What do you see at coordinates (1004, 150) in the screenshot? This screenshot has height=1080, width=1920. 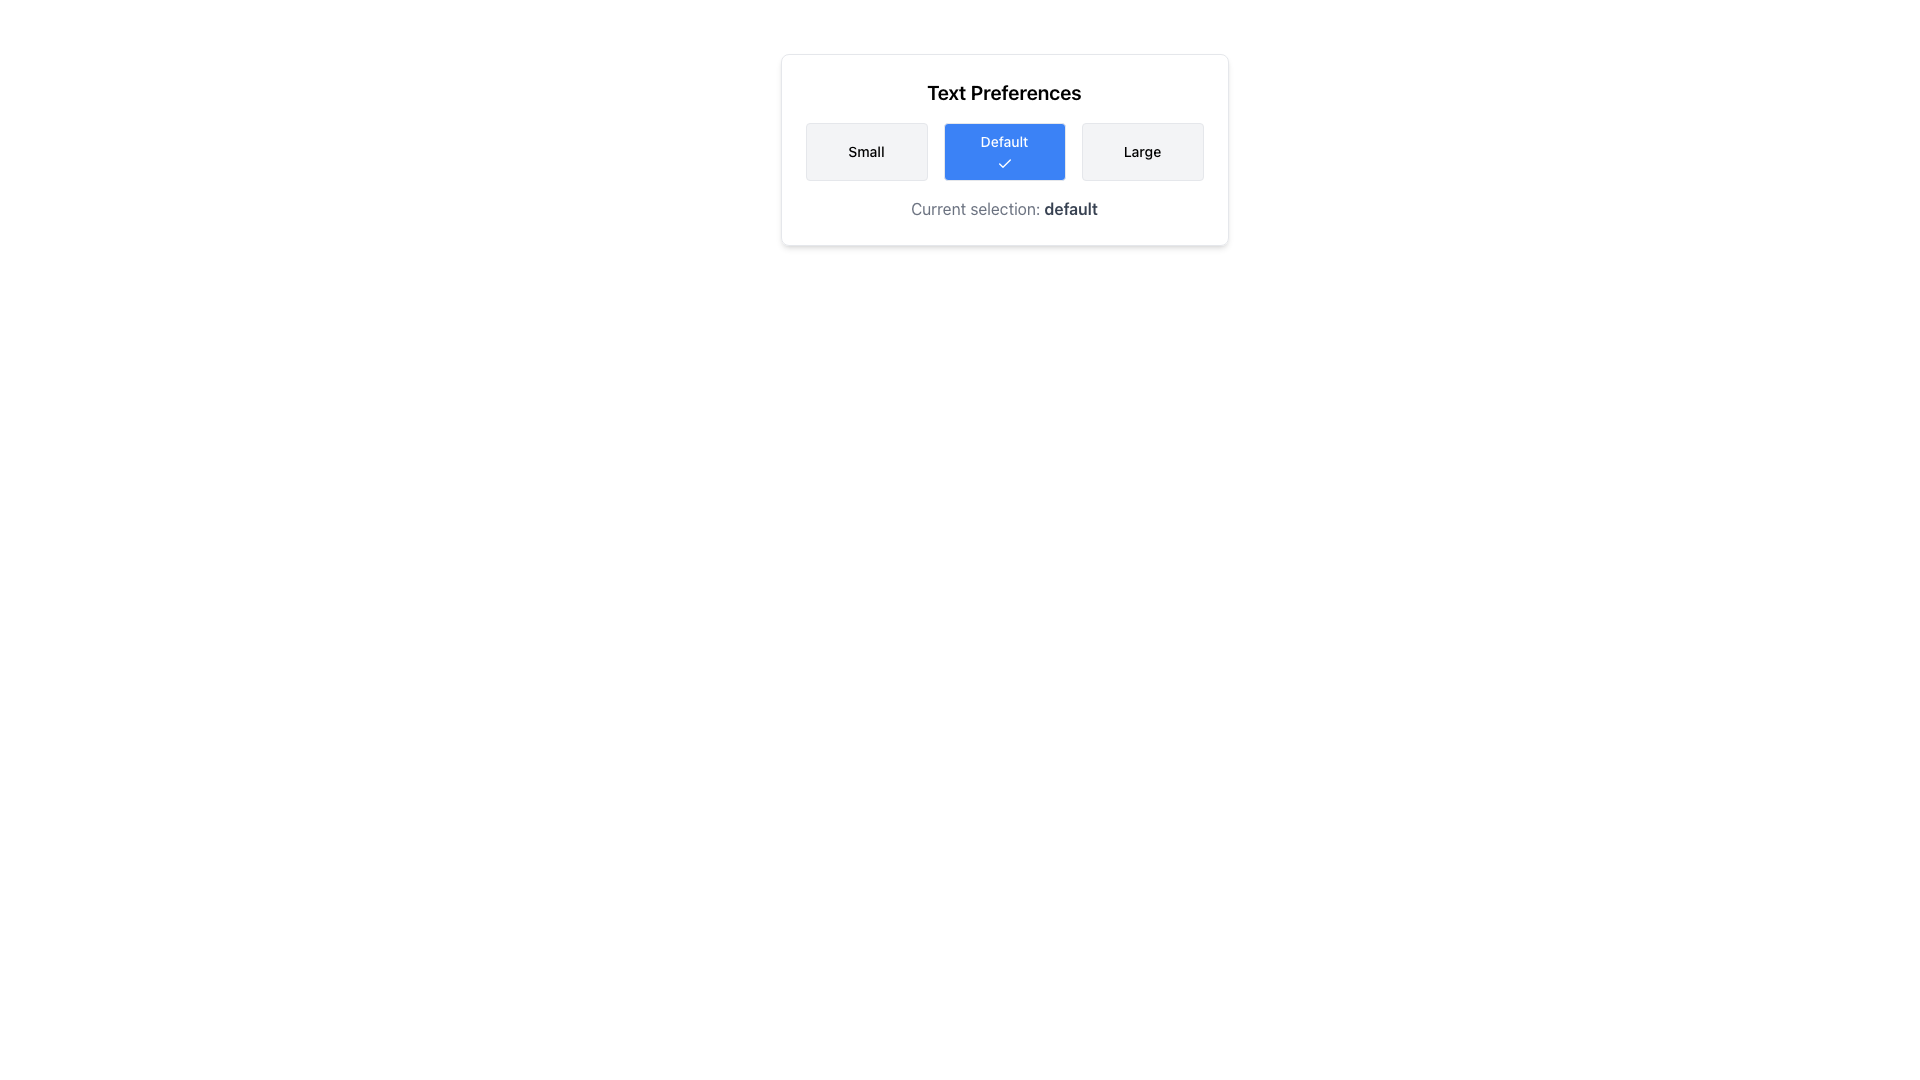 I see `the 'Default' text size option button, which is the middle button in the three-button arrangement under 'Text Preferences'` at bounding box center [1004, 150].